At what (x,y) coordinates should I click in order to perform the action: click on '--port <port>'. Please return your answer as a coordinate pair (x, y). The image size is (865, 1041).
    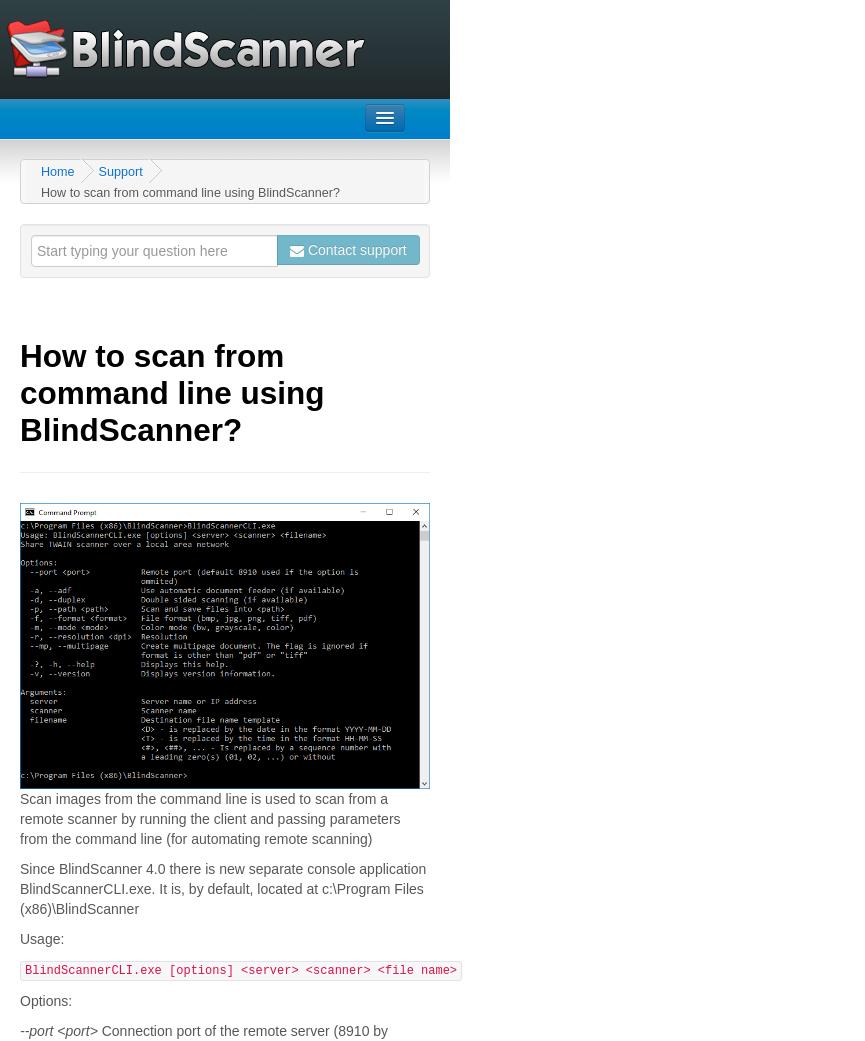
    Looking at the image, I should click on (58, 1031).